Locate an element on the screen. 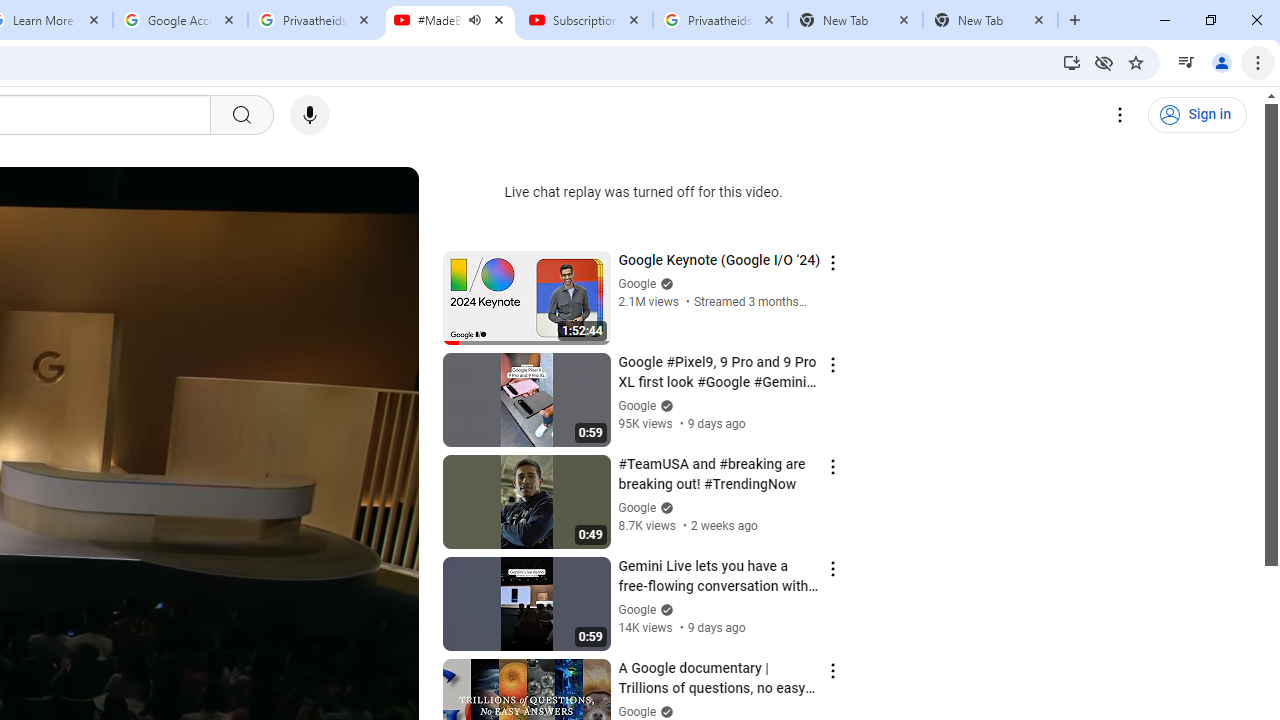  'Action menu' is located at coordinates (832, 671).